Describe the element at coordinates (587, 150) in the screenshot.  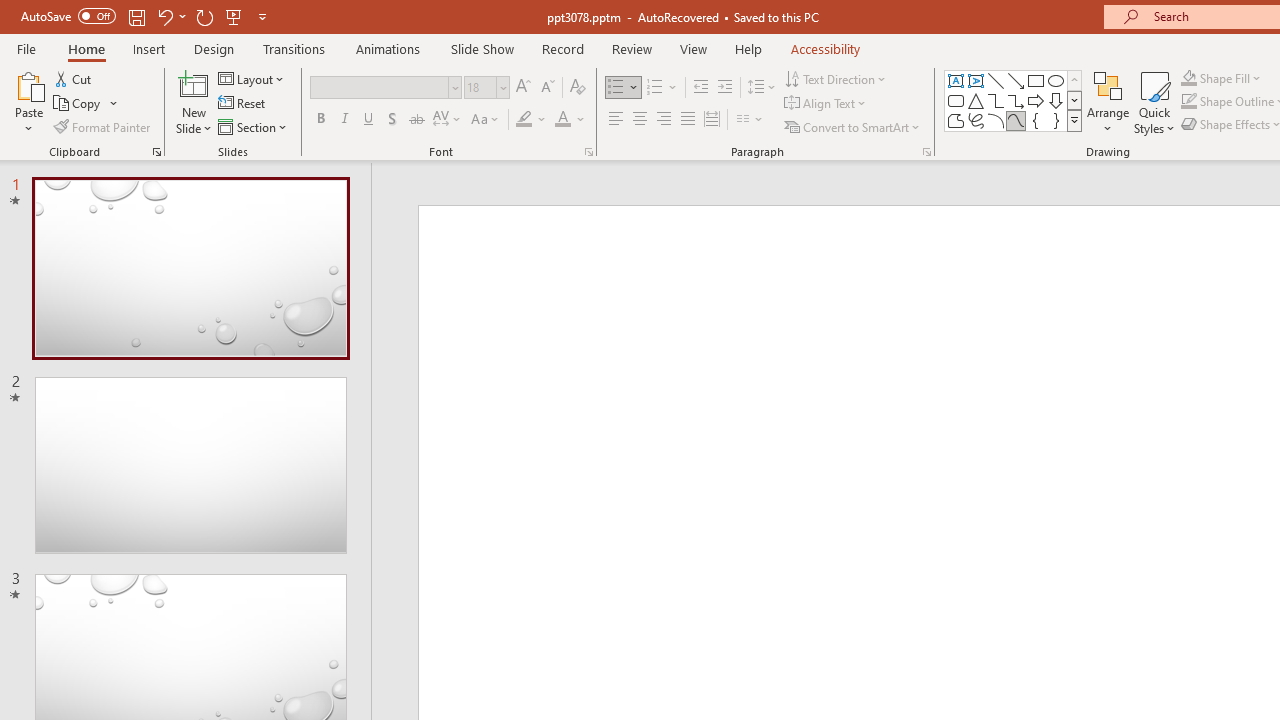
I see `'Font...'` at that location.